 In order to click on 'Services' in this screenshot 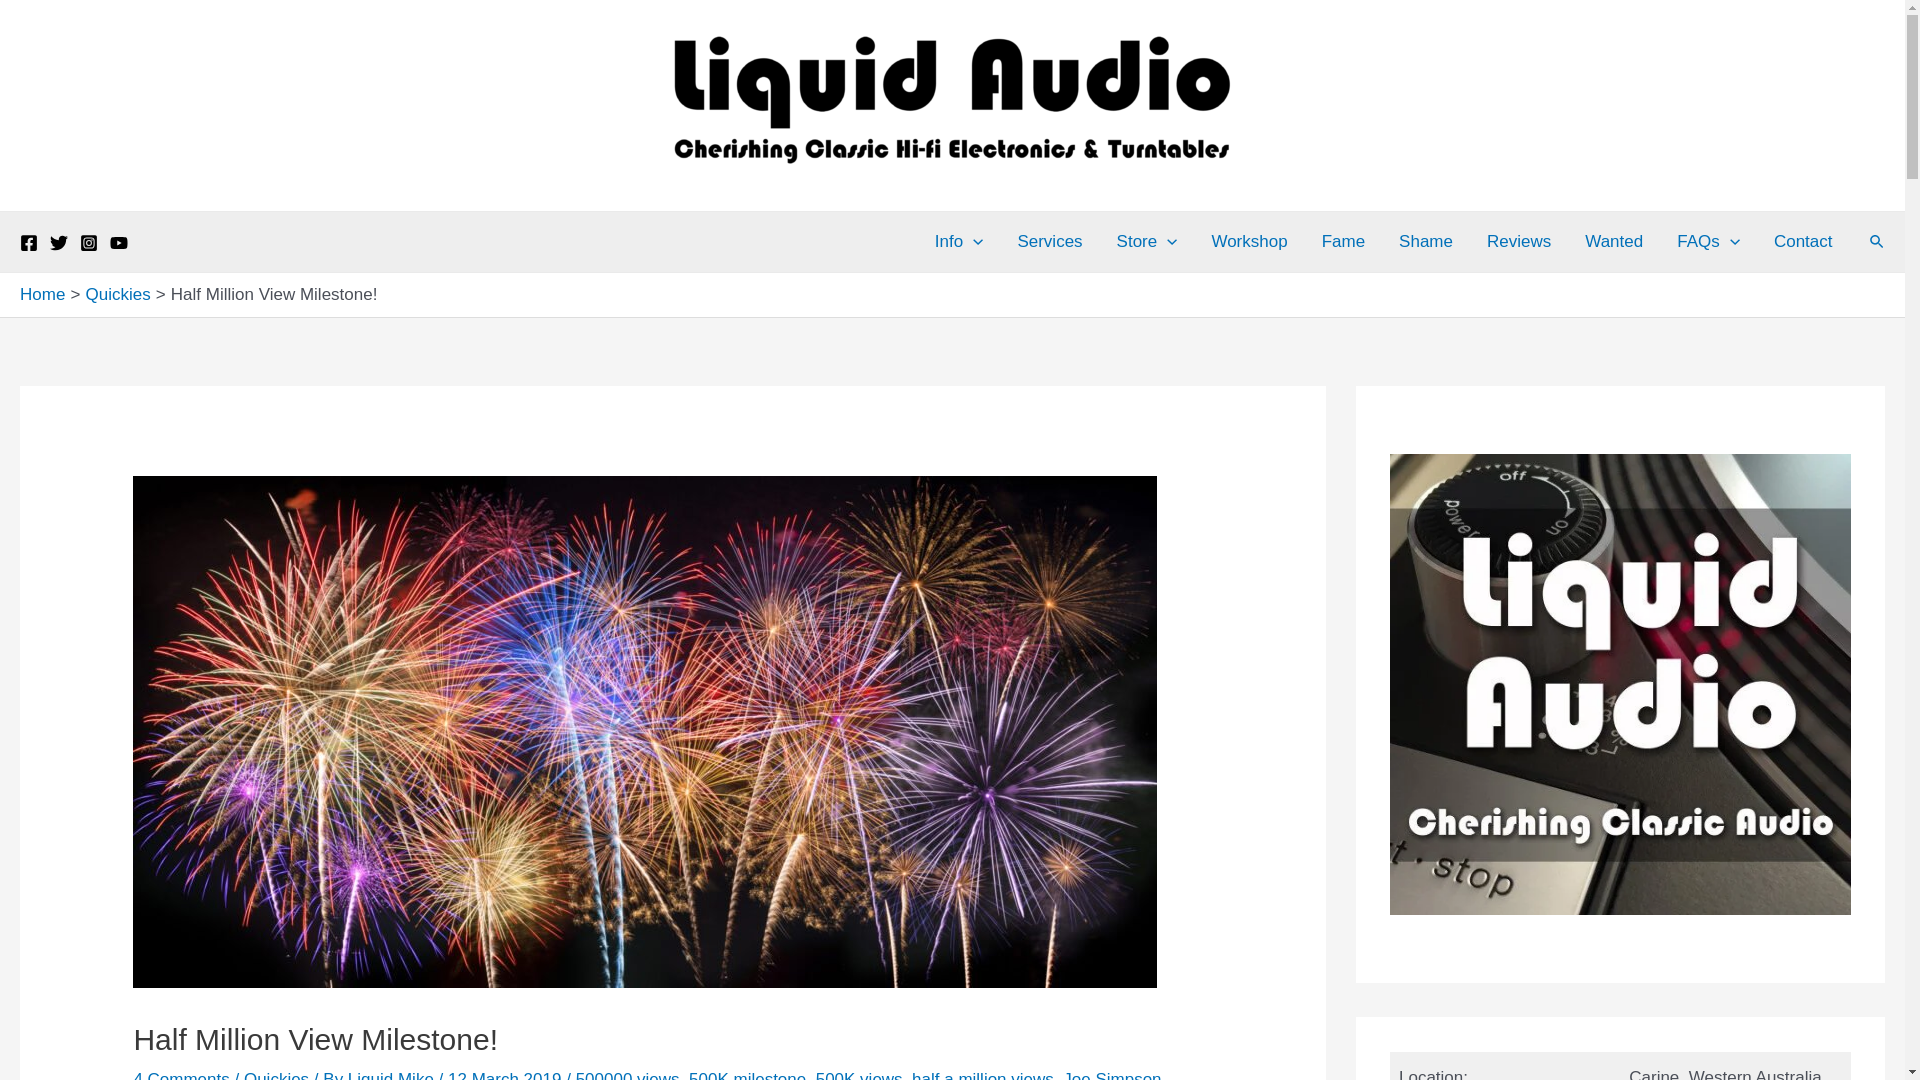, I will do `click(999, 241)`.